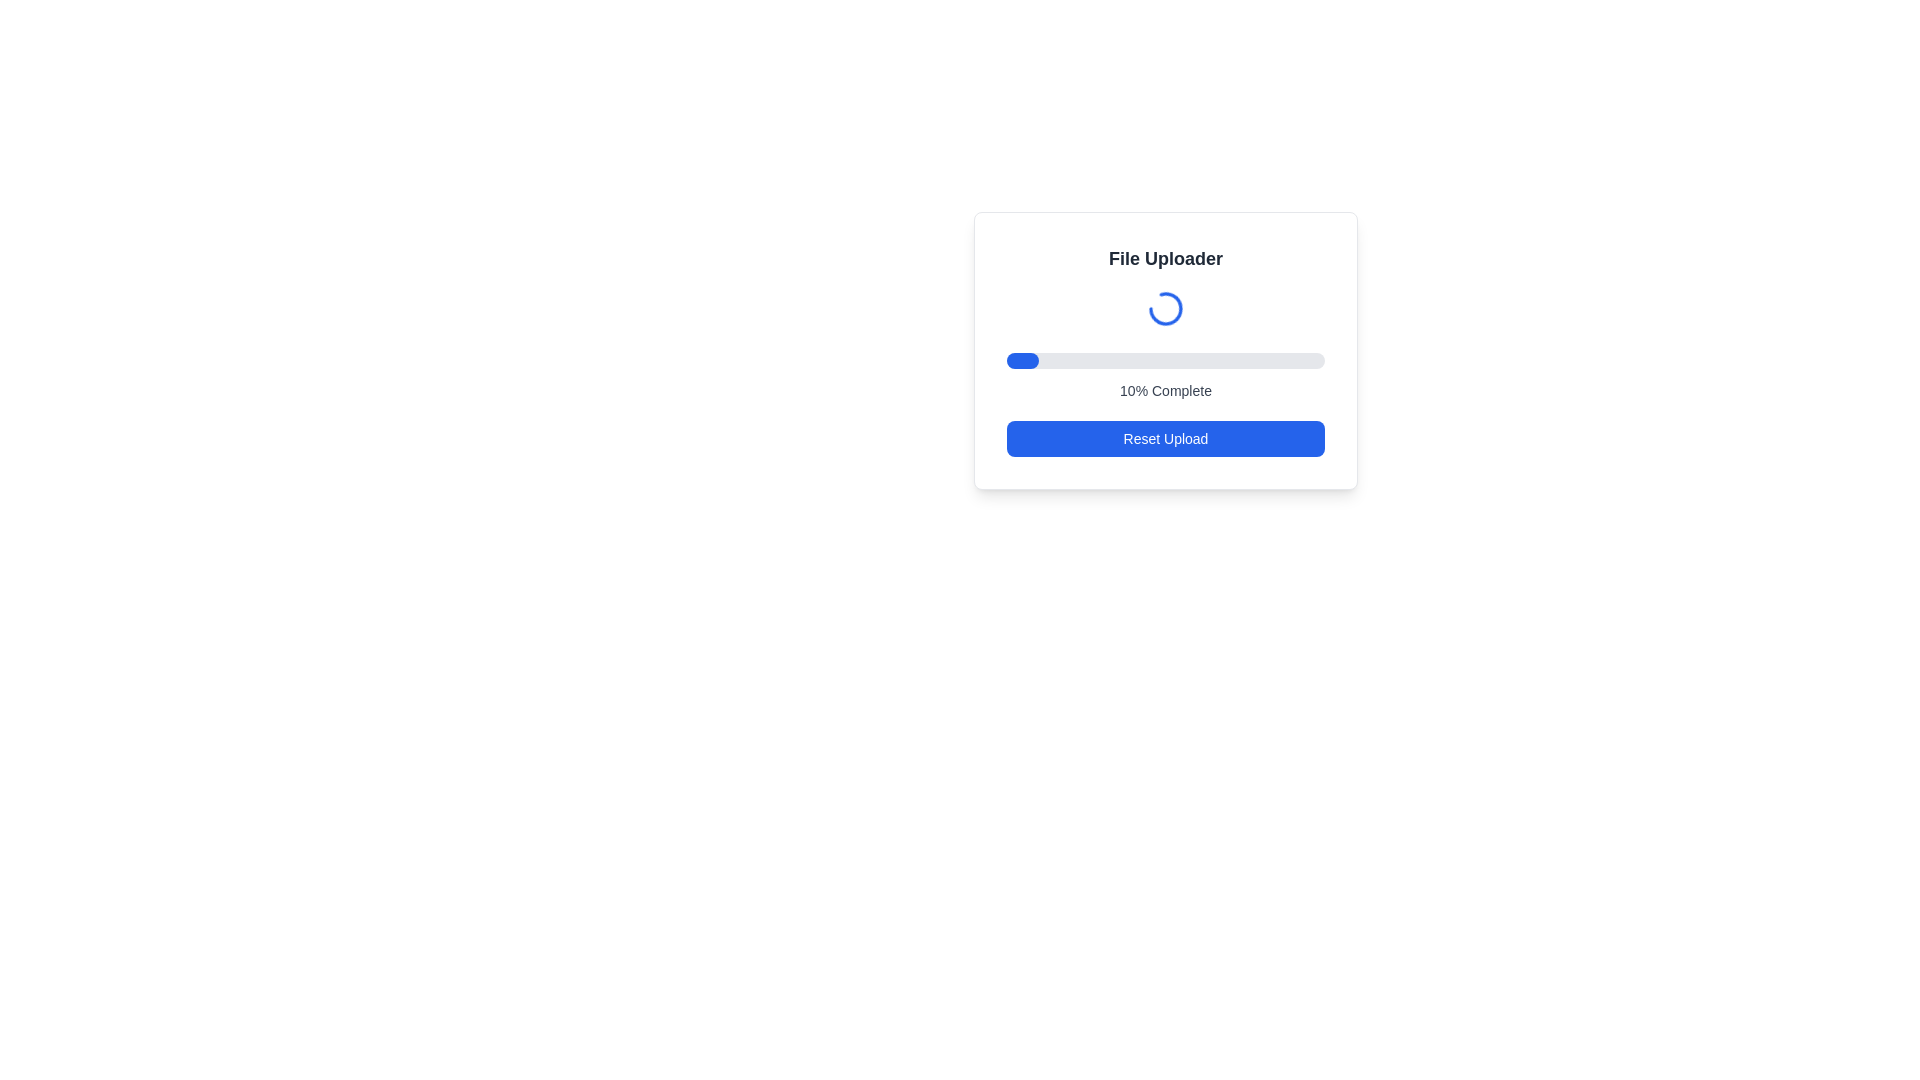 This screenshot has height=1080, width=1920. What do you see at coordinates (1166, 308) in the screenshot?
I see `the animated spinner element, which is a circular blue ring with a gap, located at the top-middle of the modal above the progress bar and reset button` at bounding box center [1166, 308].